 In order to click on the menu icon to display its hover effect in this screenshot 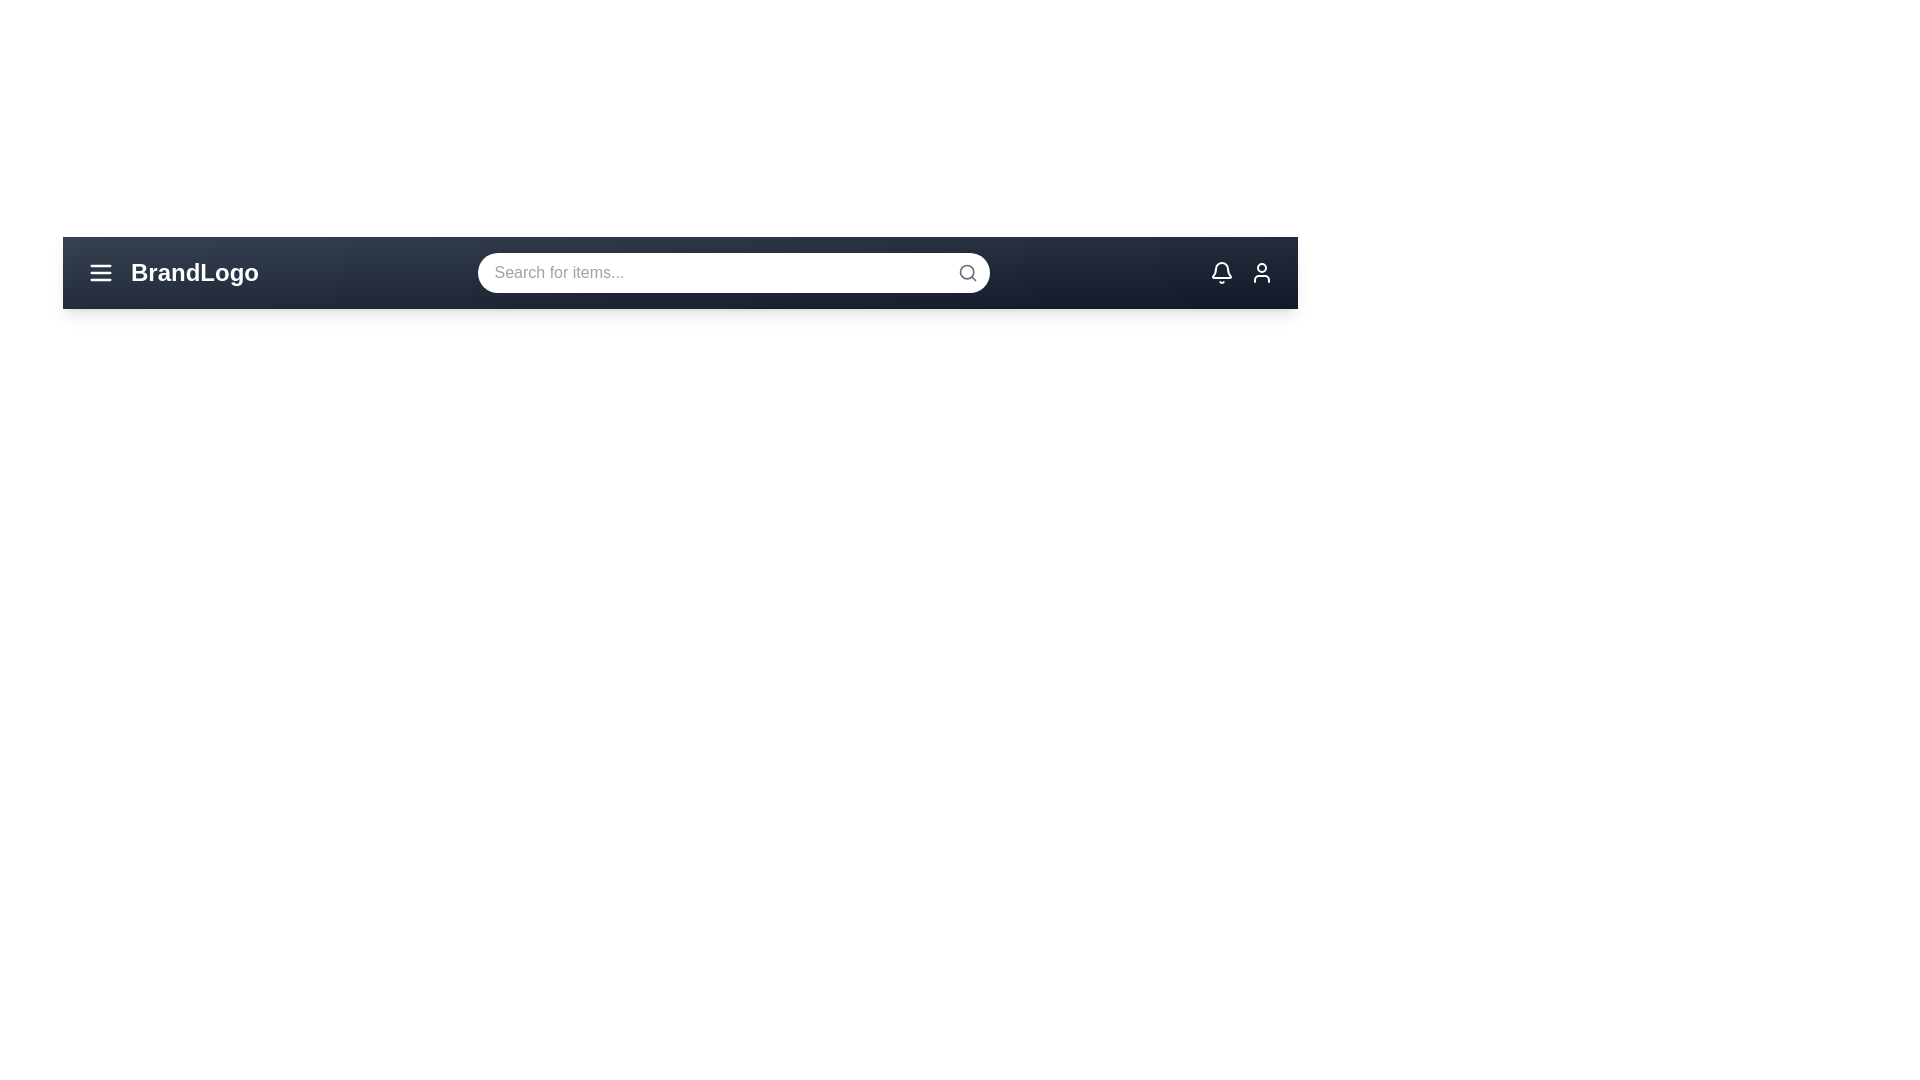, I will do `click(99, 273)`.